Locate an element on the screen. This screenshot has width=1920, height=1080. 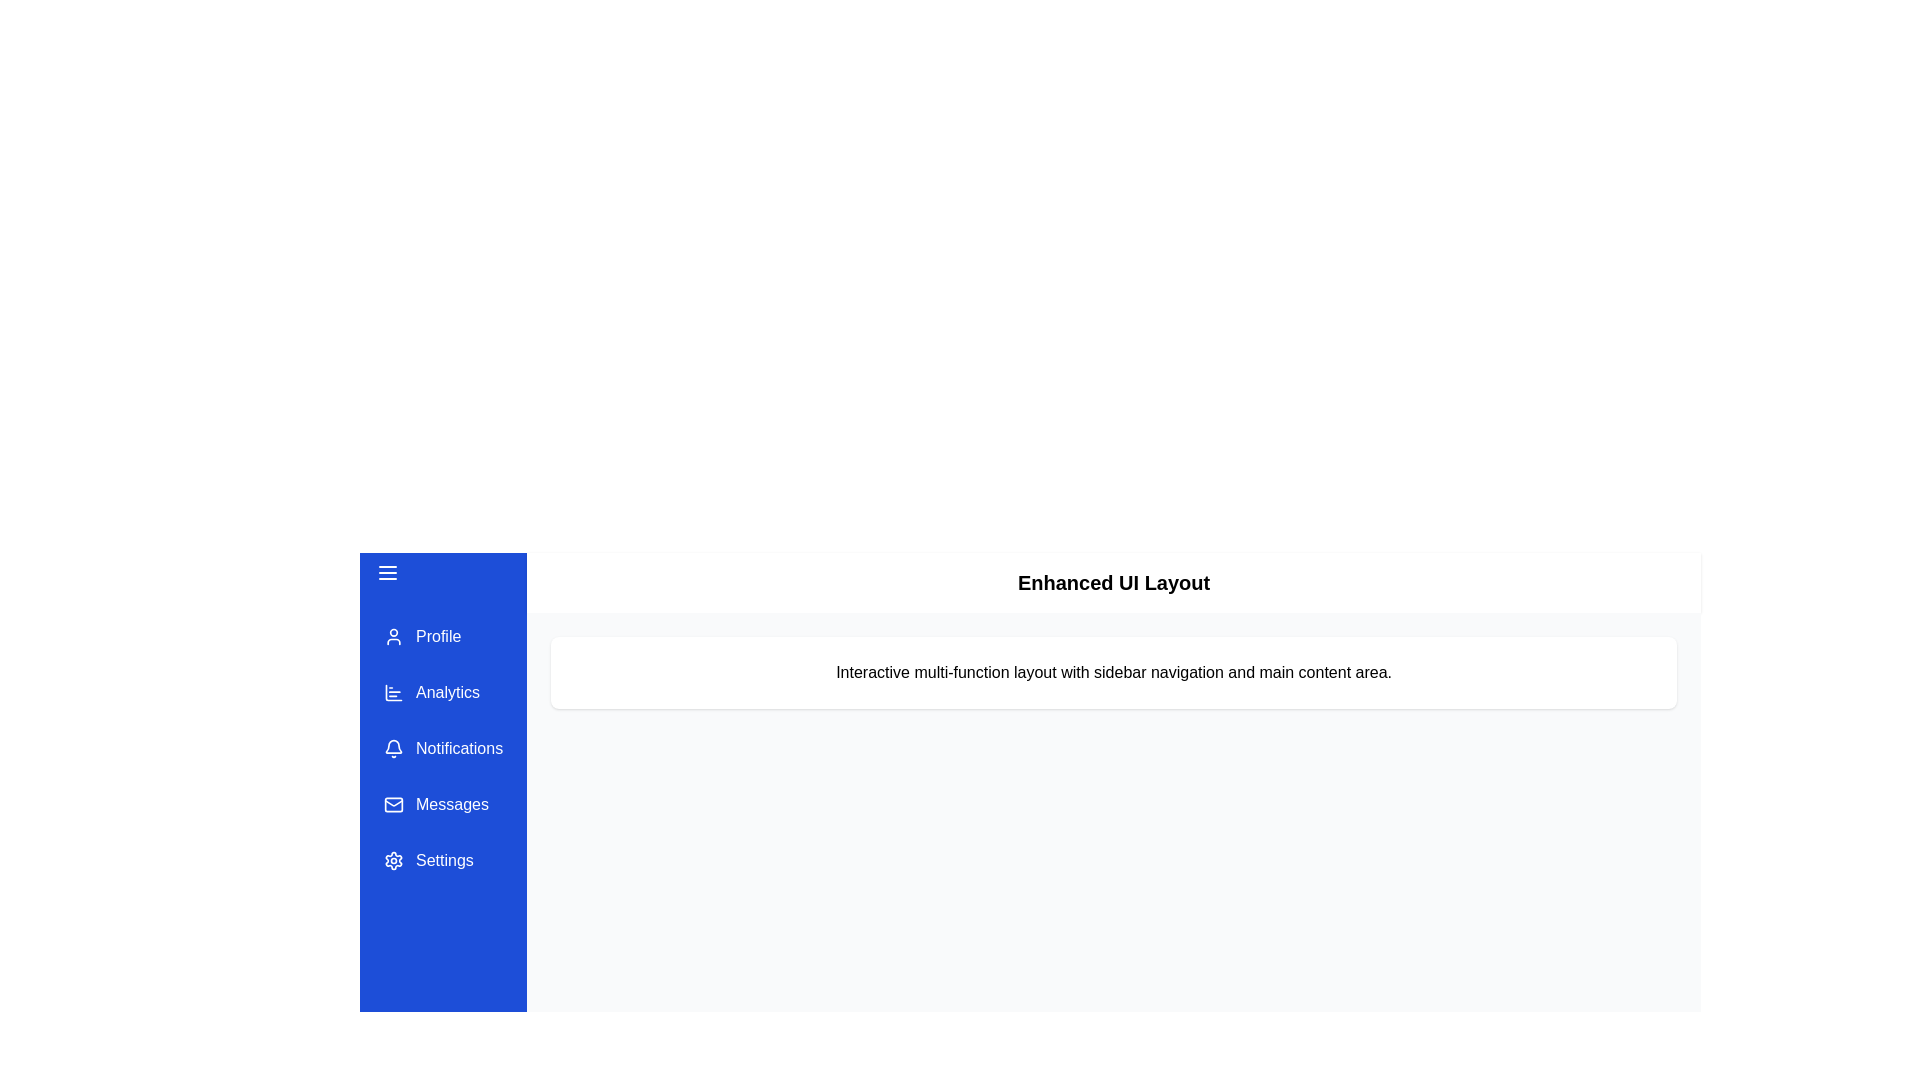
the gear-shaped icon button at the bottom of the vertical menu bar is located at coordinates (393, 859).